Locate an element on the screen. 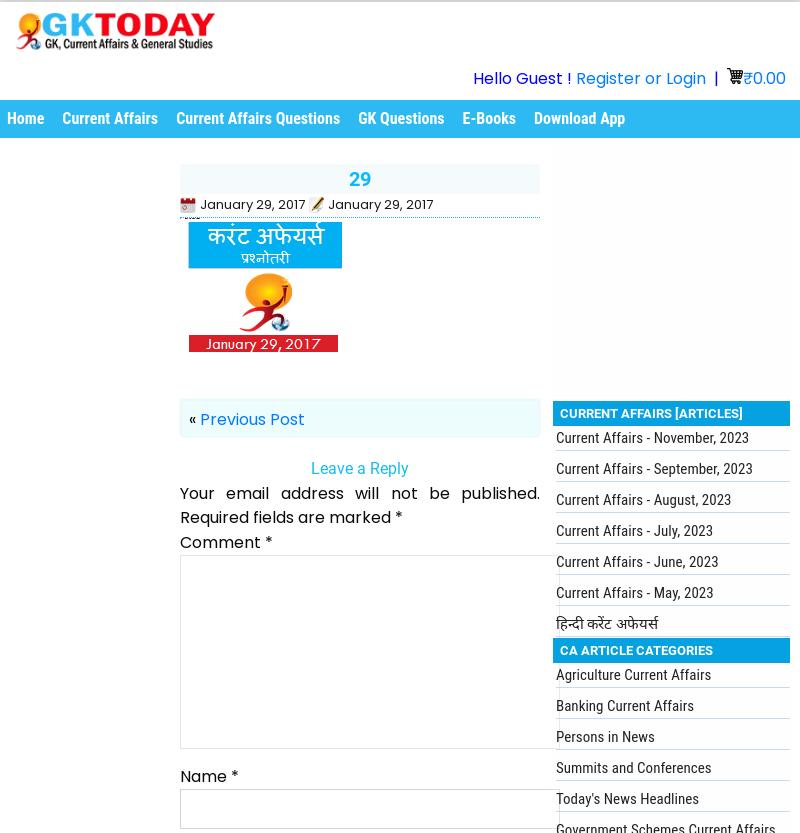  'Previous Post' is located at coordinates (250, 417).